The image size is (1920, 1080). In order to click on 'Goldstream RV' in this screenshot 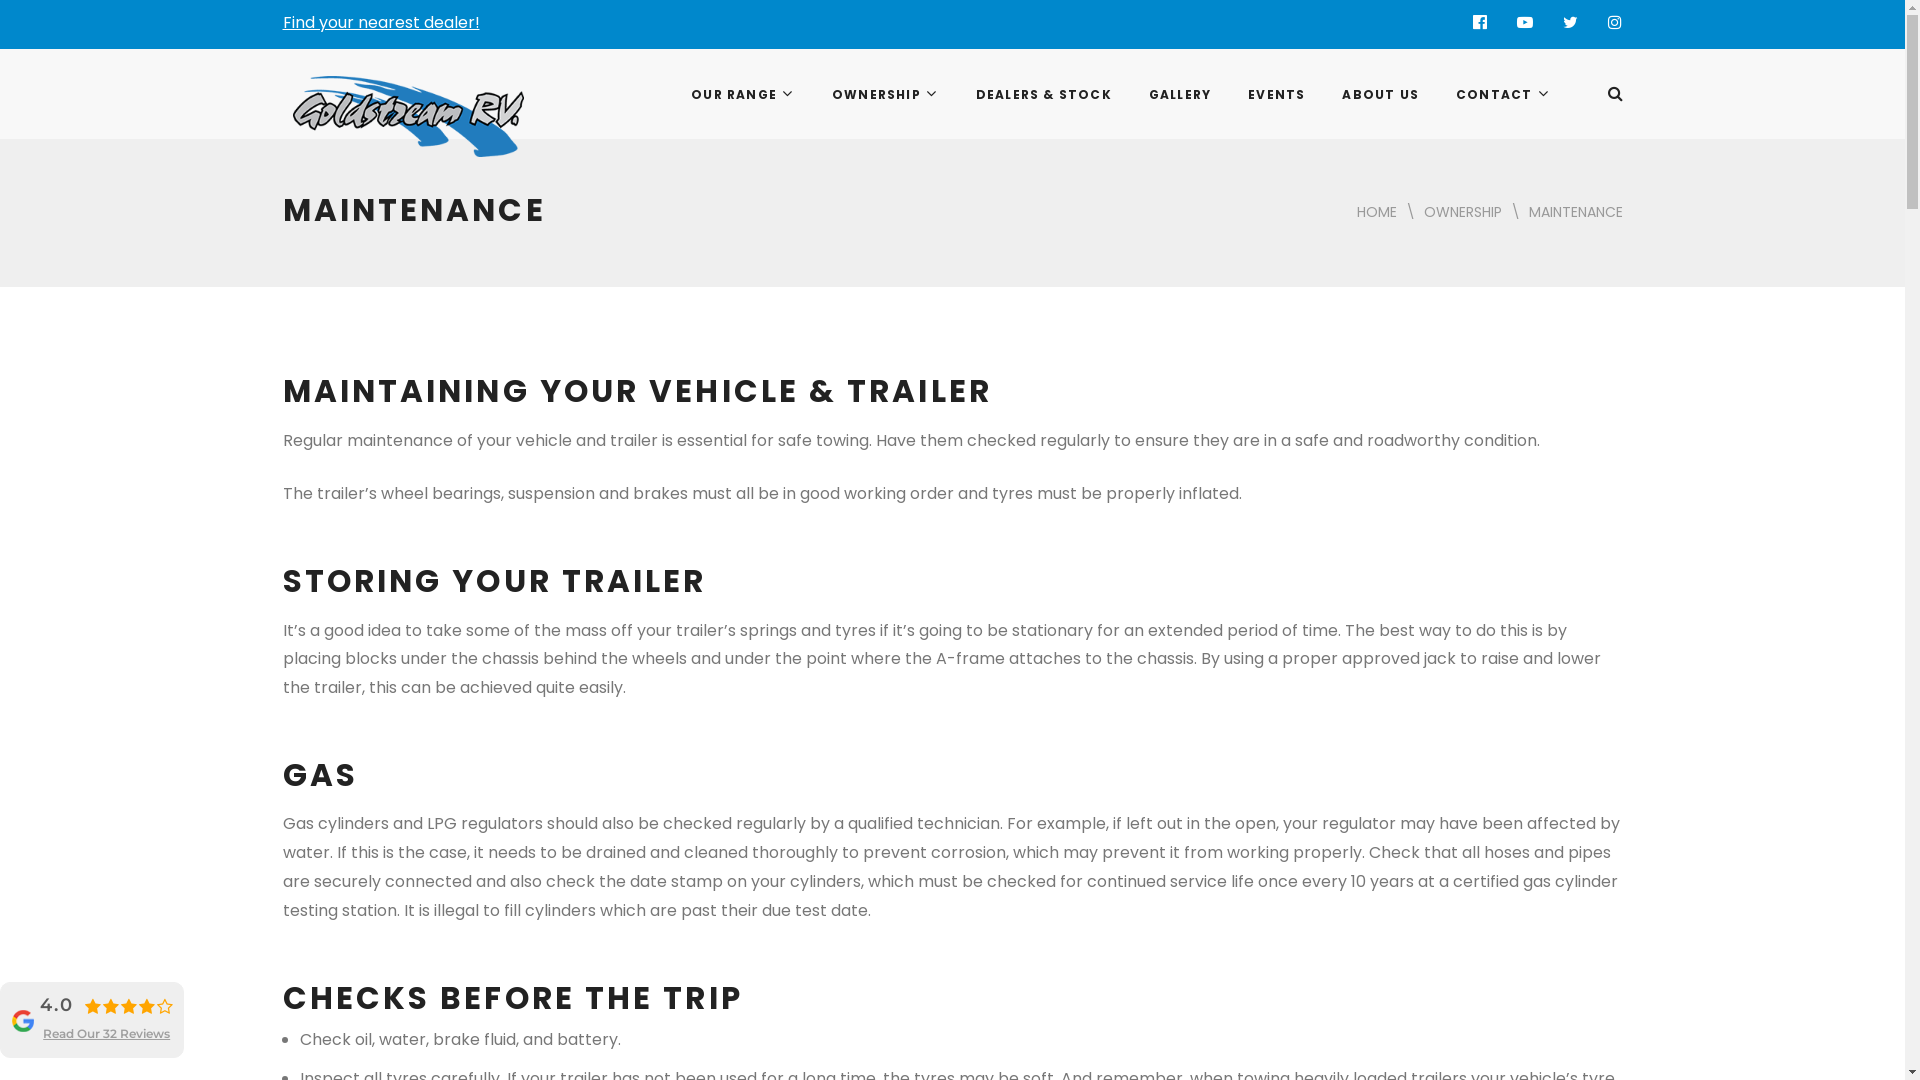, I will do `click(359, 103)`.